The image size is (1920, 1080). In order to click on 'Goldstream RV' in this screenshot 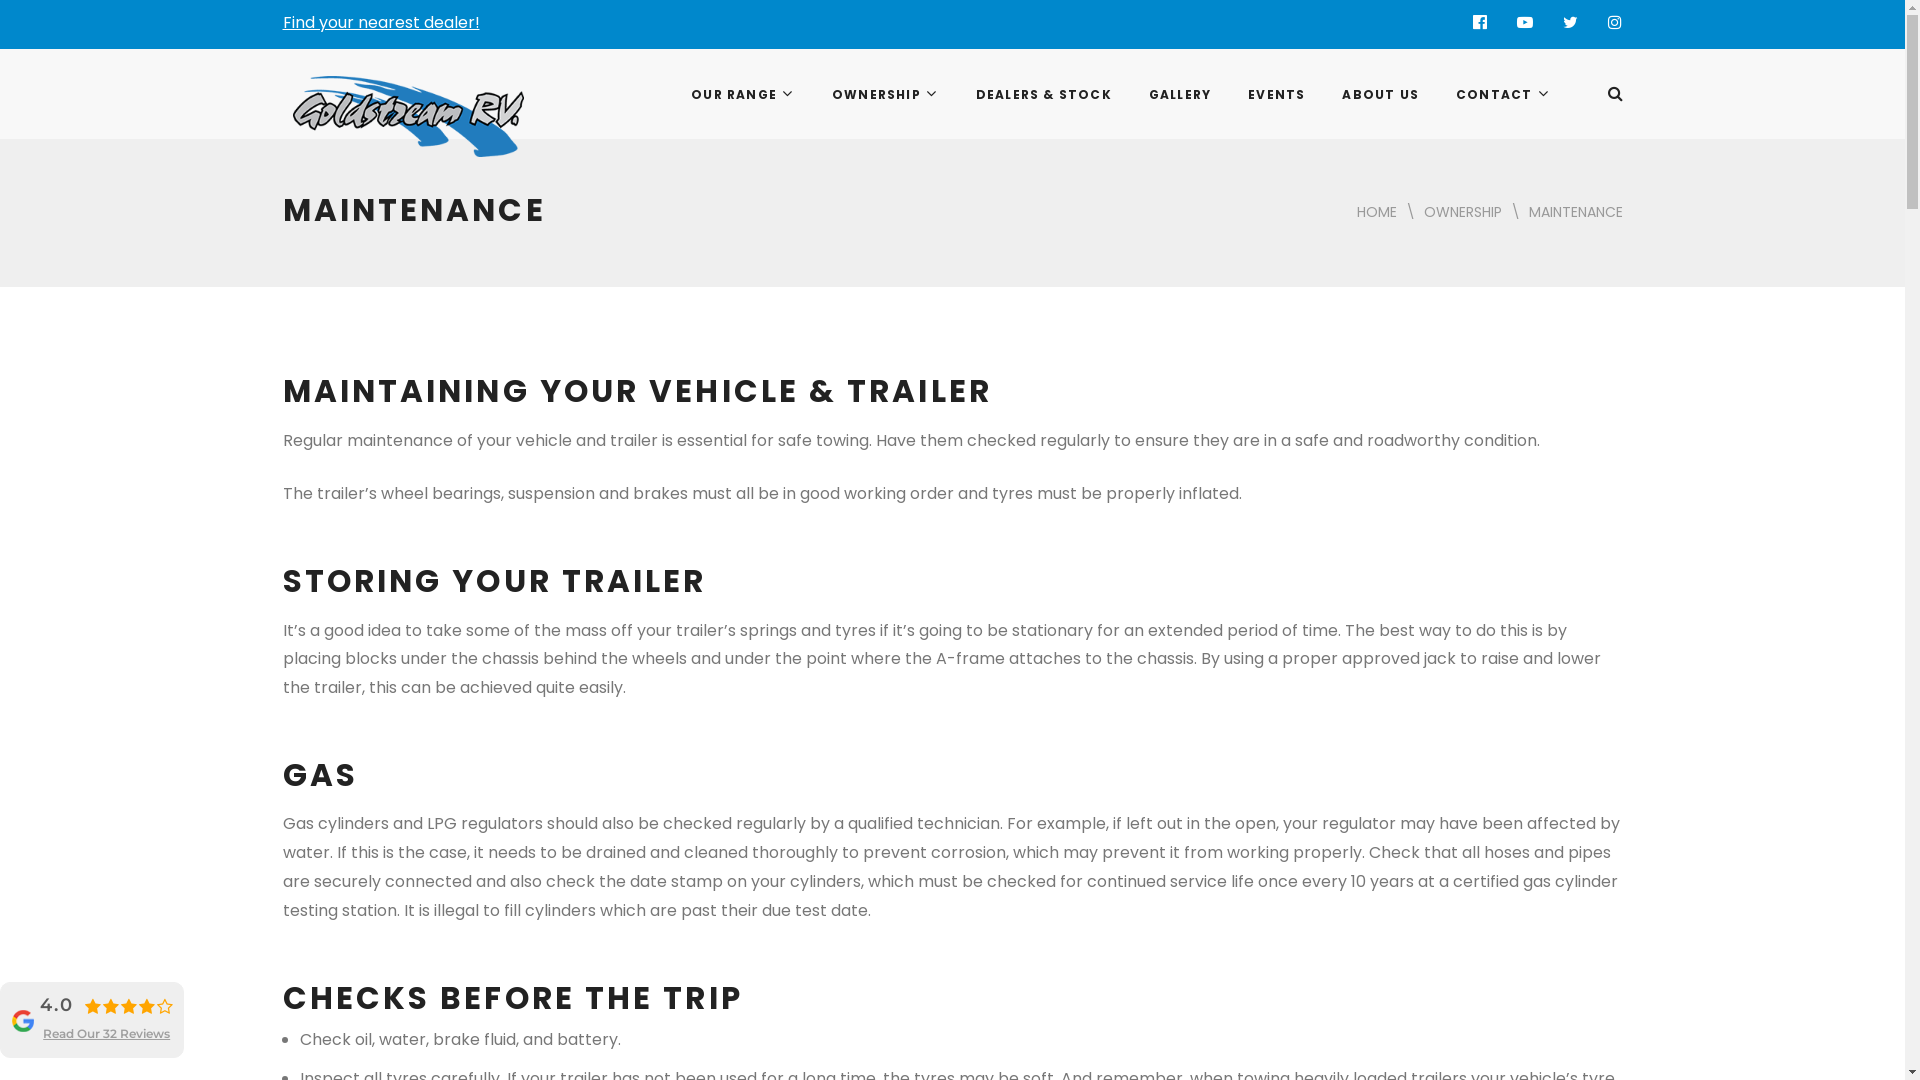, I will do `click(359, 103)`.